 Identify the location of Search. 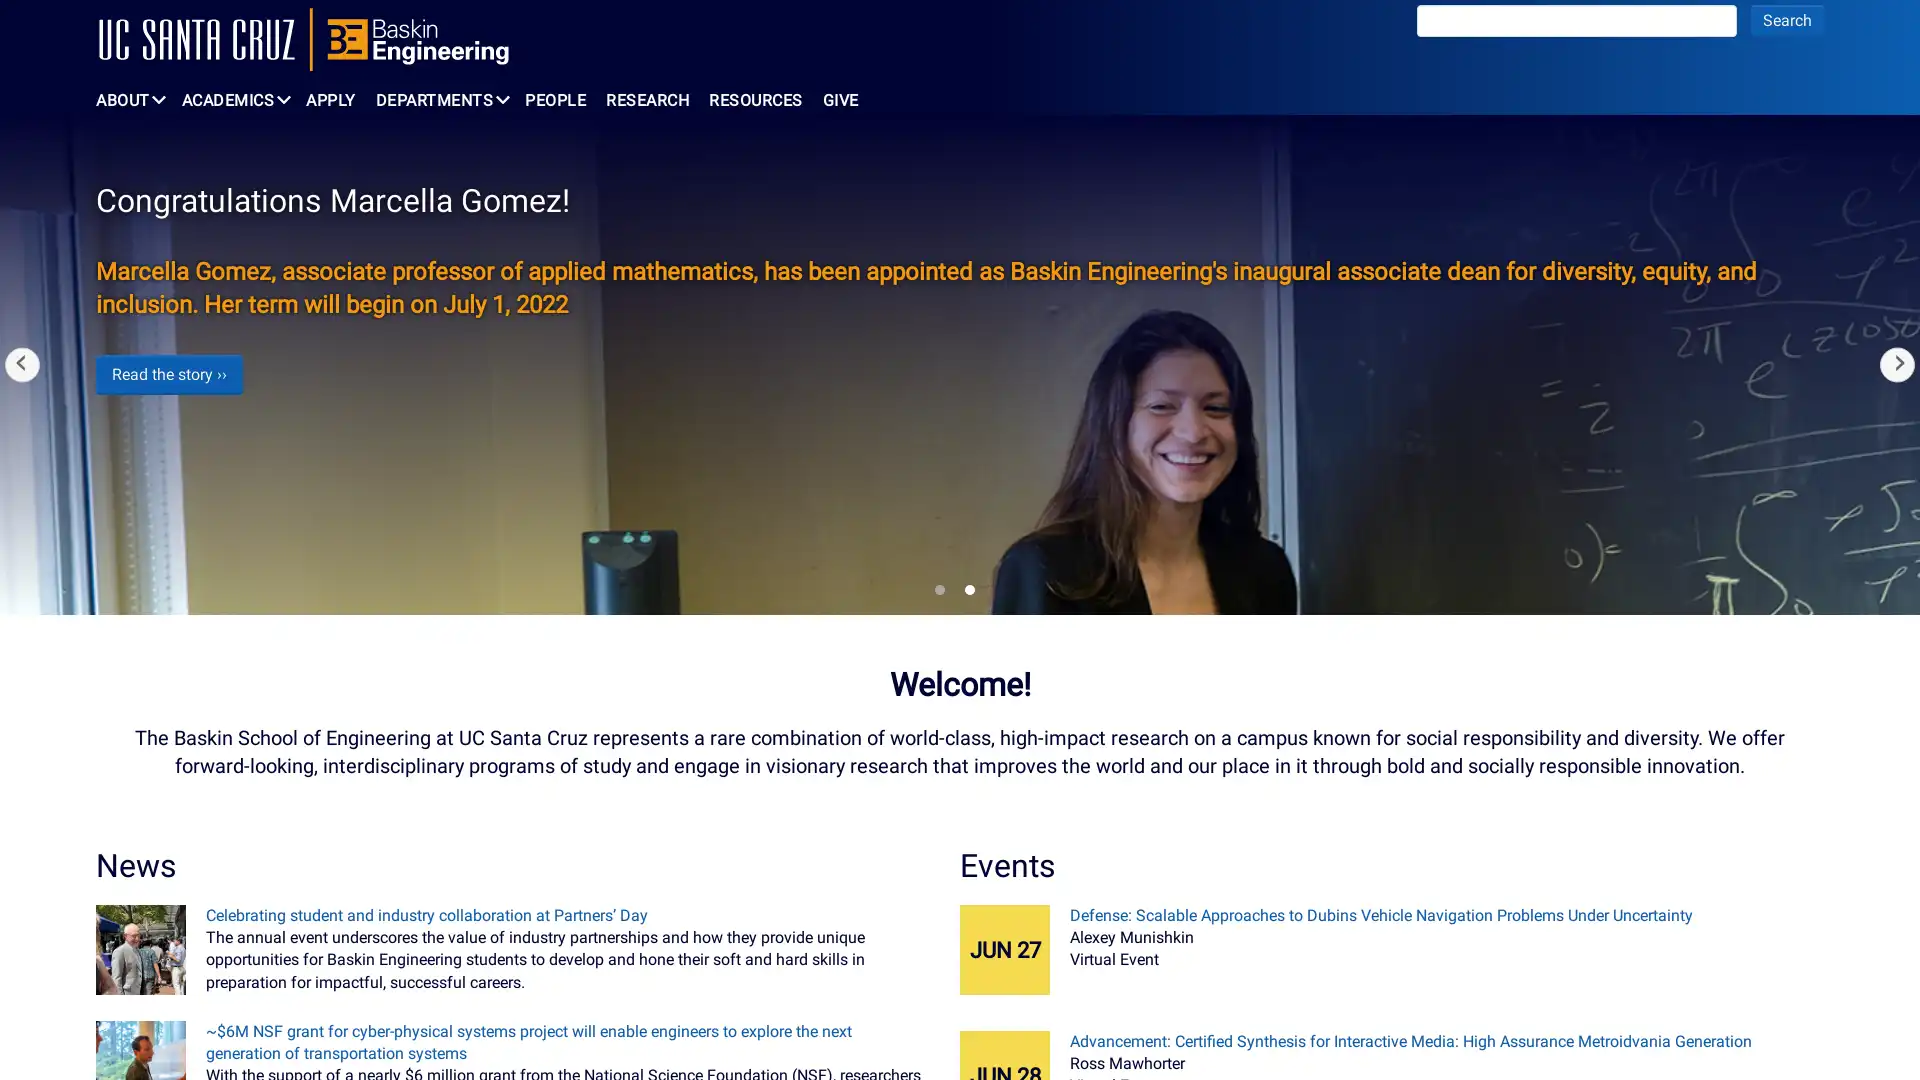
(1787, 20).